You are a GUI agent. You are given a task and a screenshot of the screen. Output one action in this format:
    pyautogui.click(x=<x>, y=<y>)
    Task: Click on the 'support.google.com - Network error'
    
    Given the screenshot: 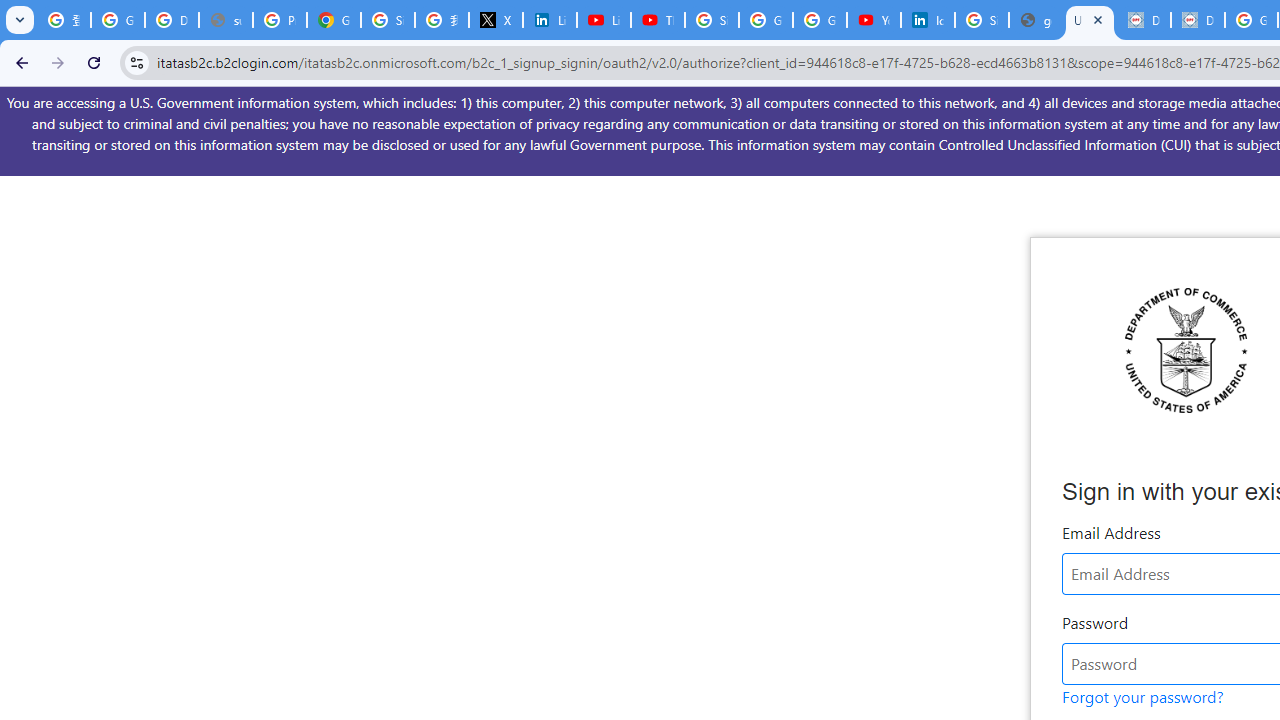 What is the action you would take?
    pyautogui.click(x=225, y=20)
    